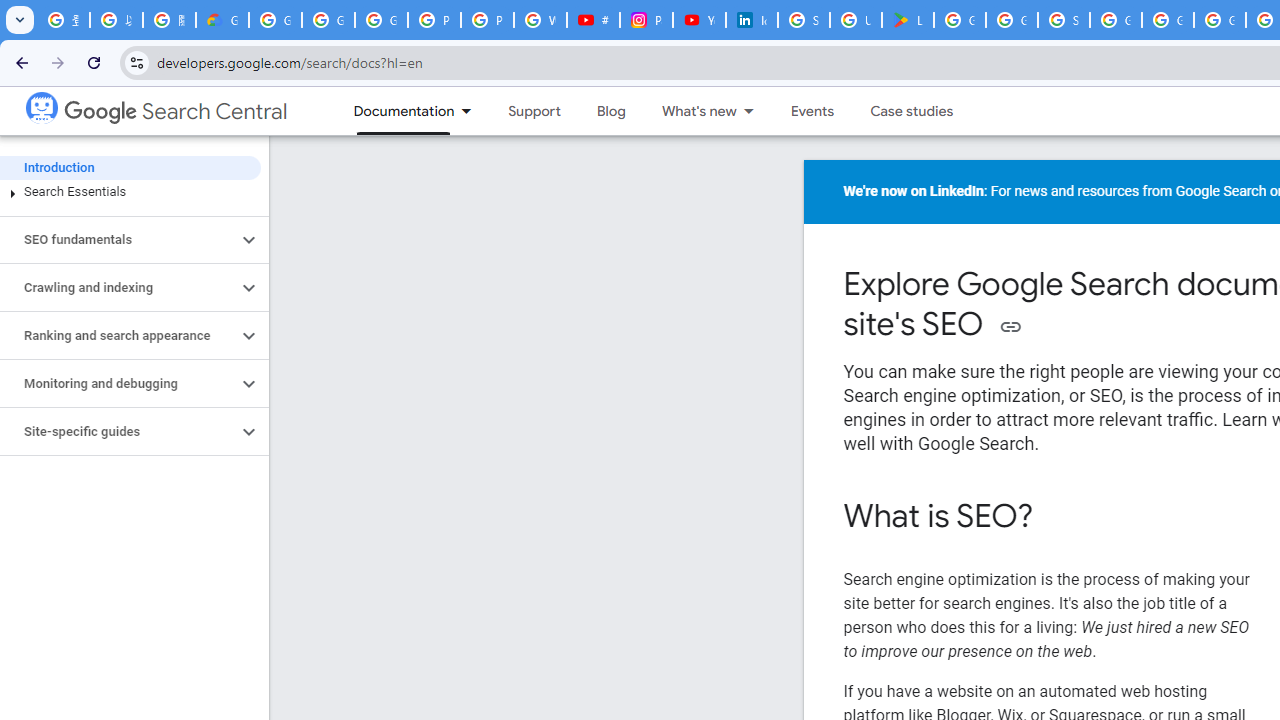 Image resolution: width=1280 pixels, height=720 pixels. Describe the element at coordinates (592, 20) in the screenshot. I see `'#nbabasketballhighlights - YouTube'` at that location.